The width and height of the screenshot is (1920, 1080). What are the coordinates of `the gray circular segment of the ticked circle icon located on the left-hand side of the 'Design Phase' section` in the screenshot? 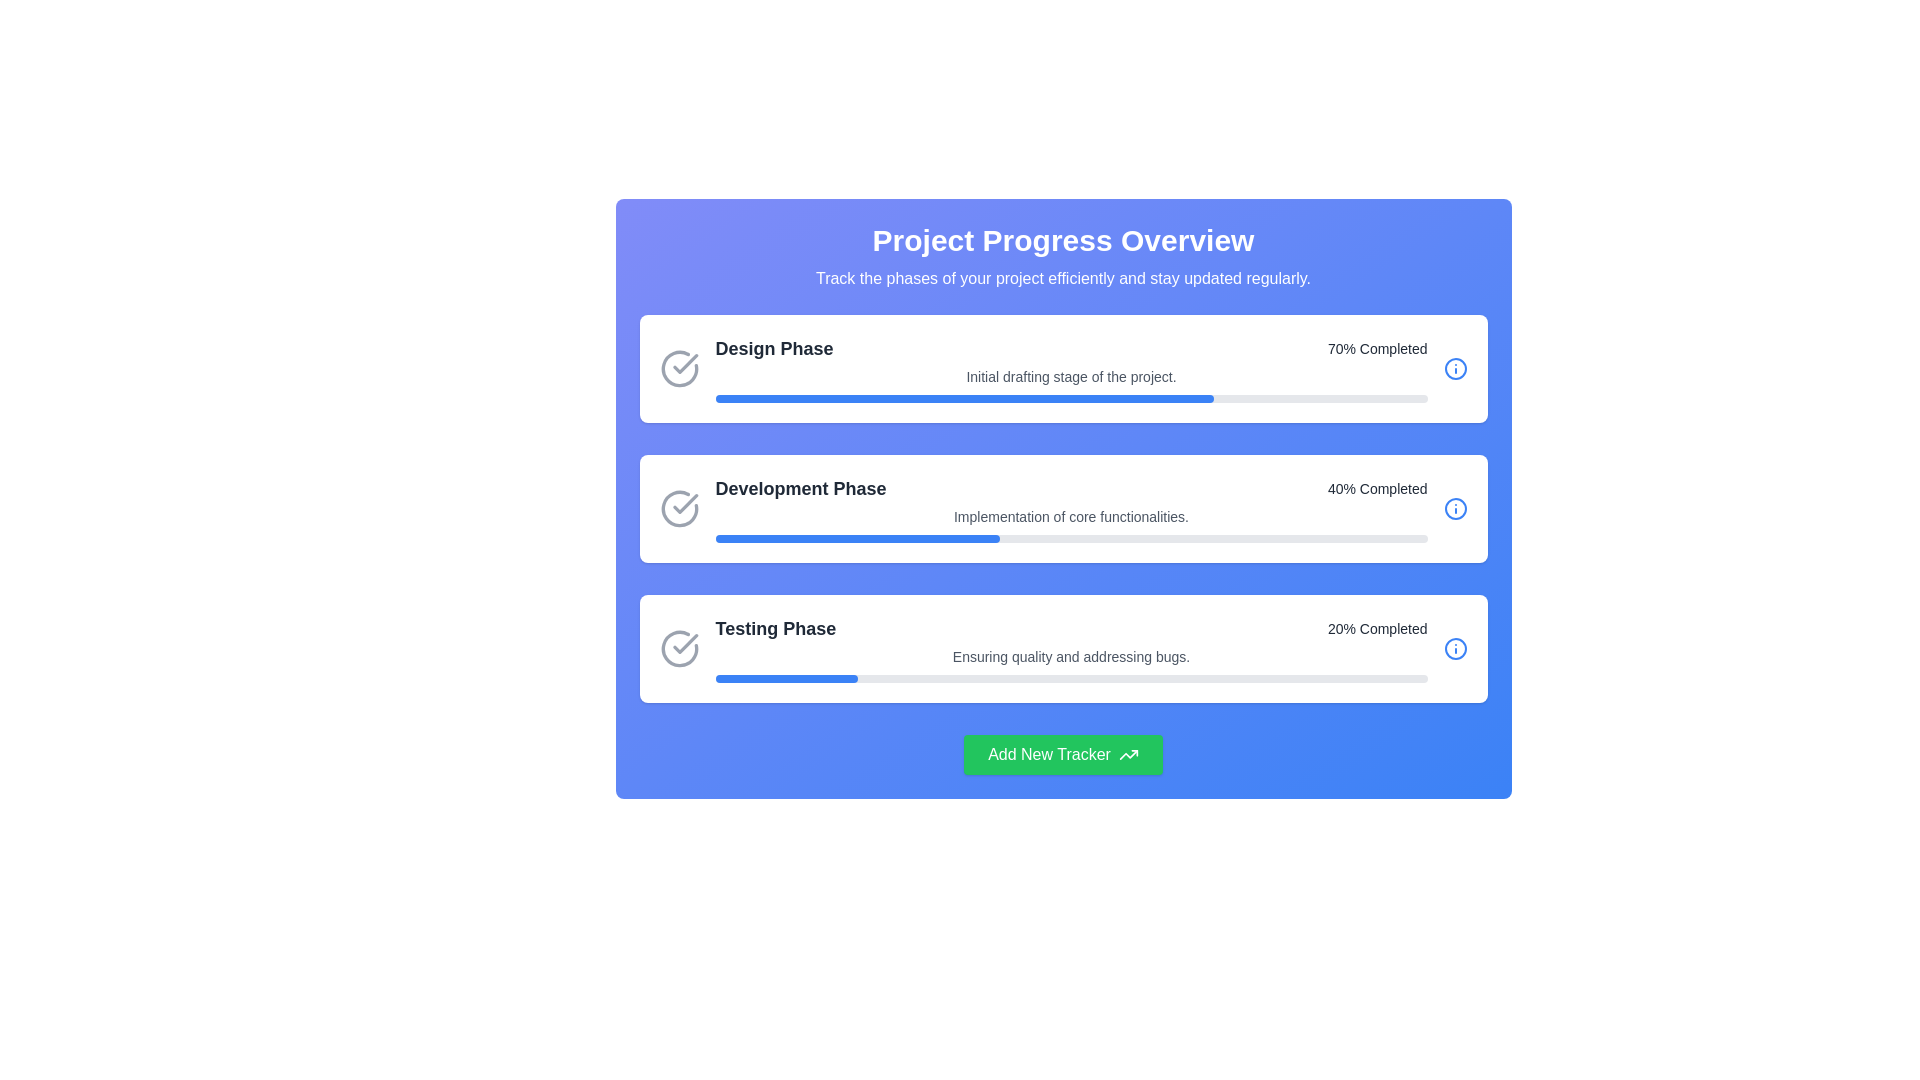 It's located at (679, 369).